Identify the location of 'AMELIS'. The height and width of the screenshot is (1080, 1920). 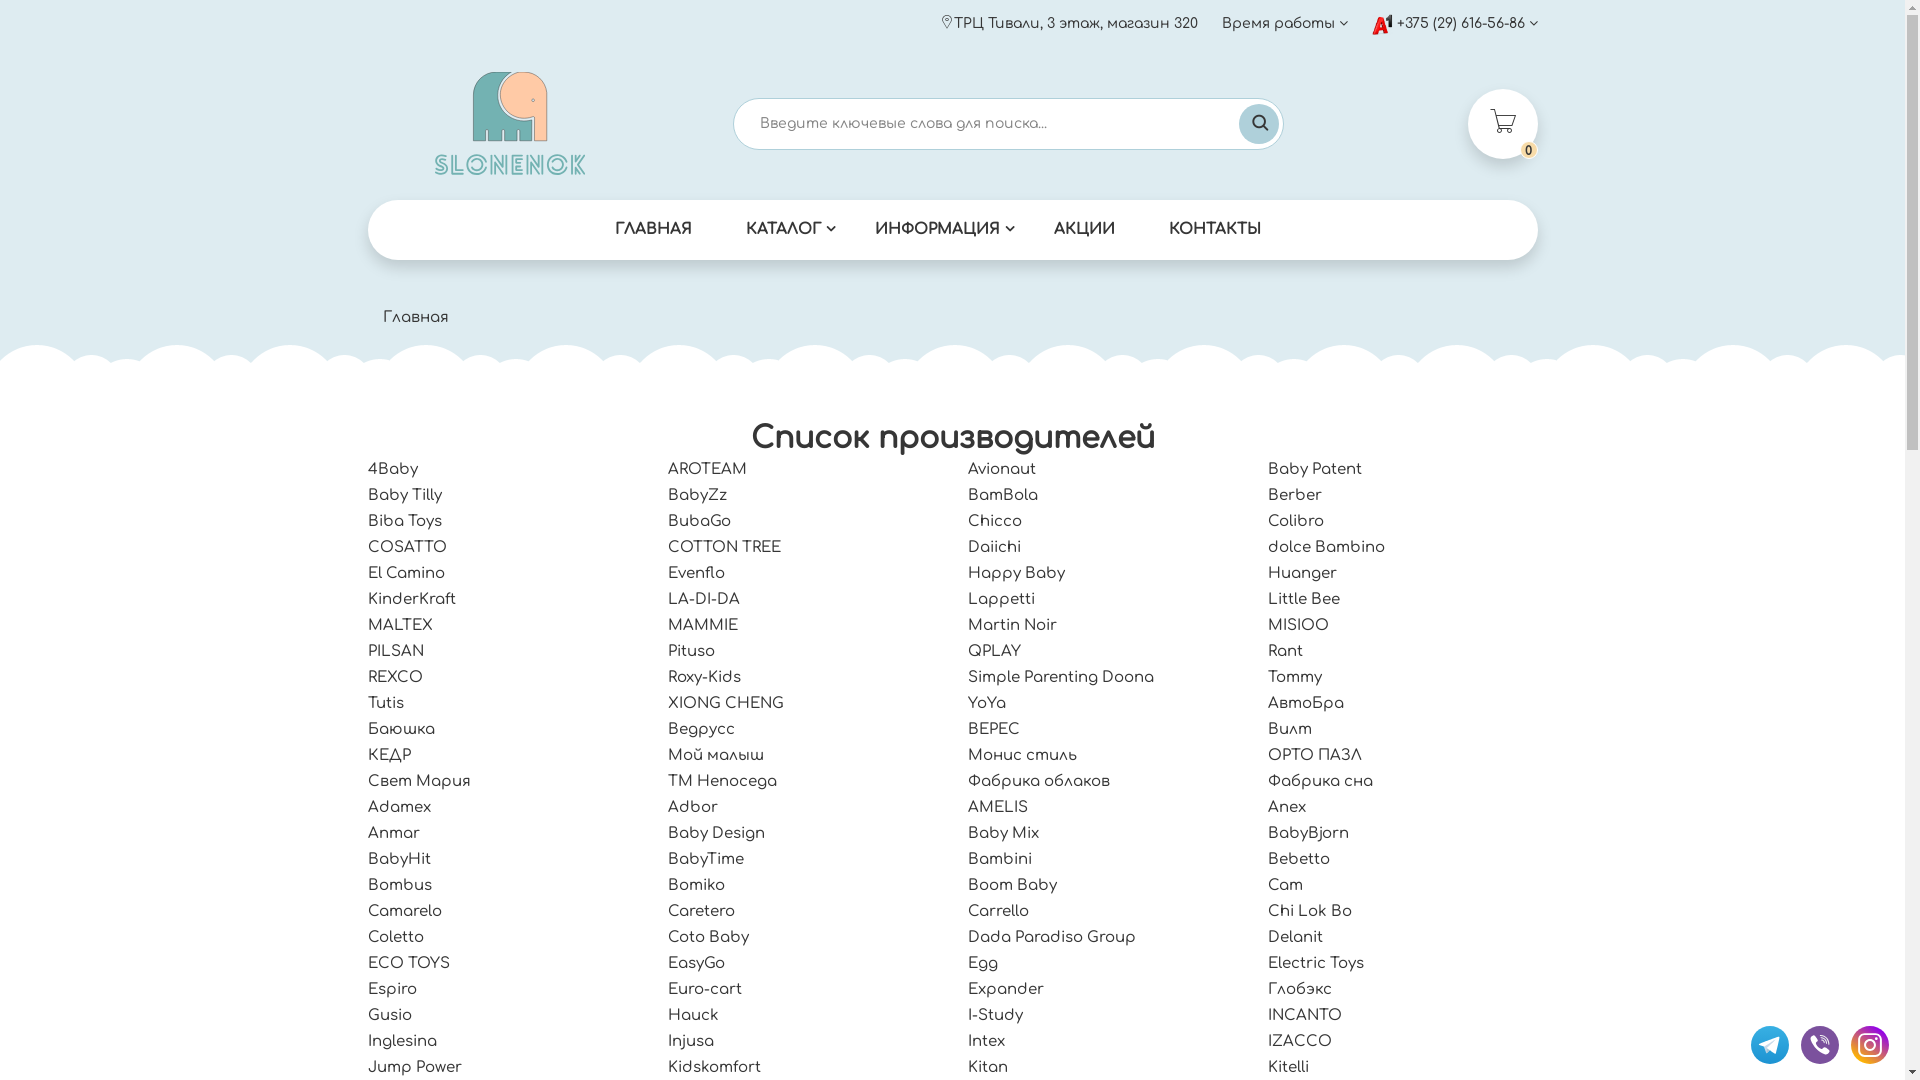
(998, 806).